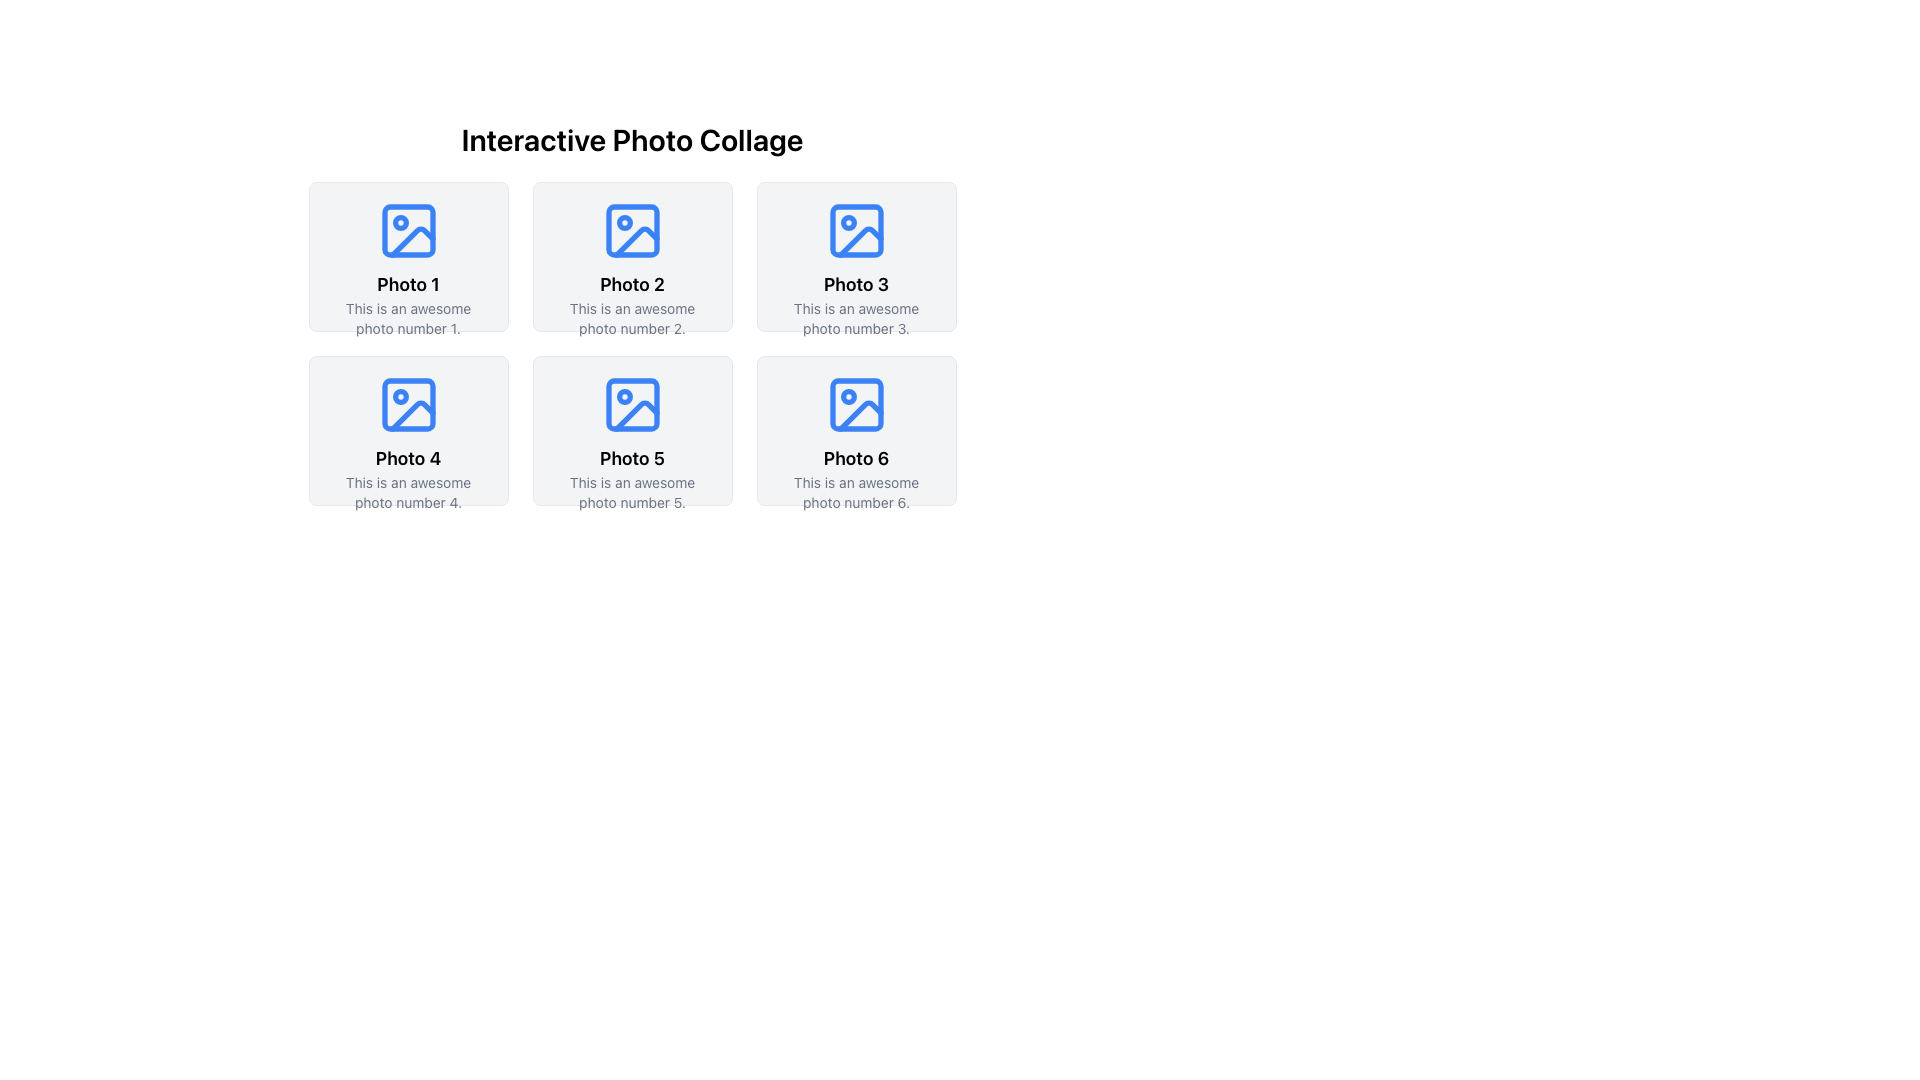  I want to click on the photo icon located in the second card of the 'Interactive Photo Collage' grid layout, which is centered above the text 'Photo 2' and 'This is an awesome photo number 2.', so click(631, 230).